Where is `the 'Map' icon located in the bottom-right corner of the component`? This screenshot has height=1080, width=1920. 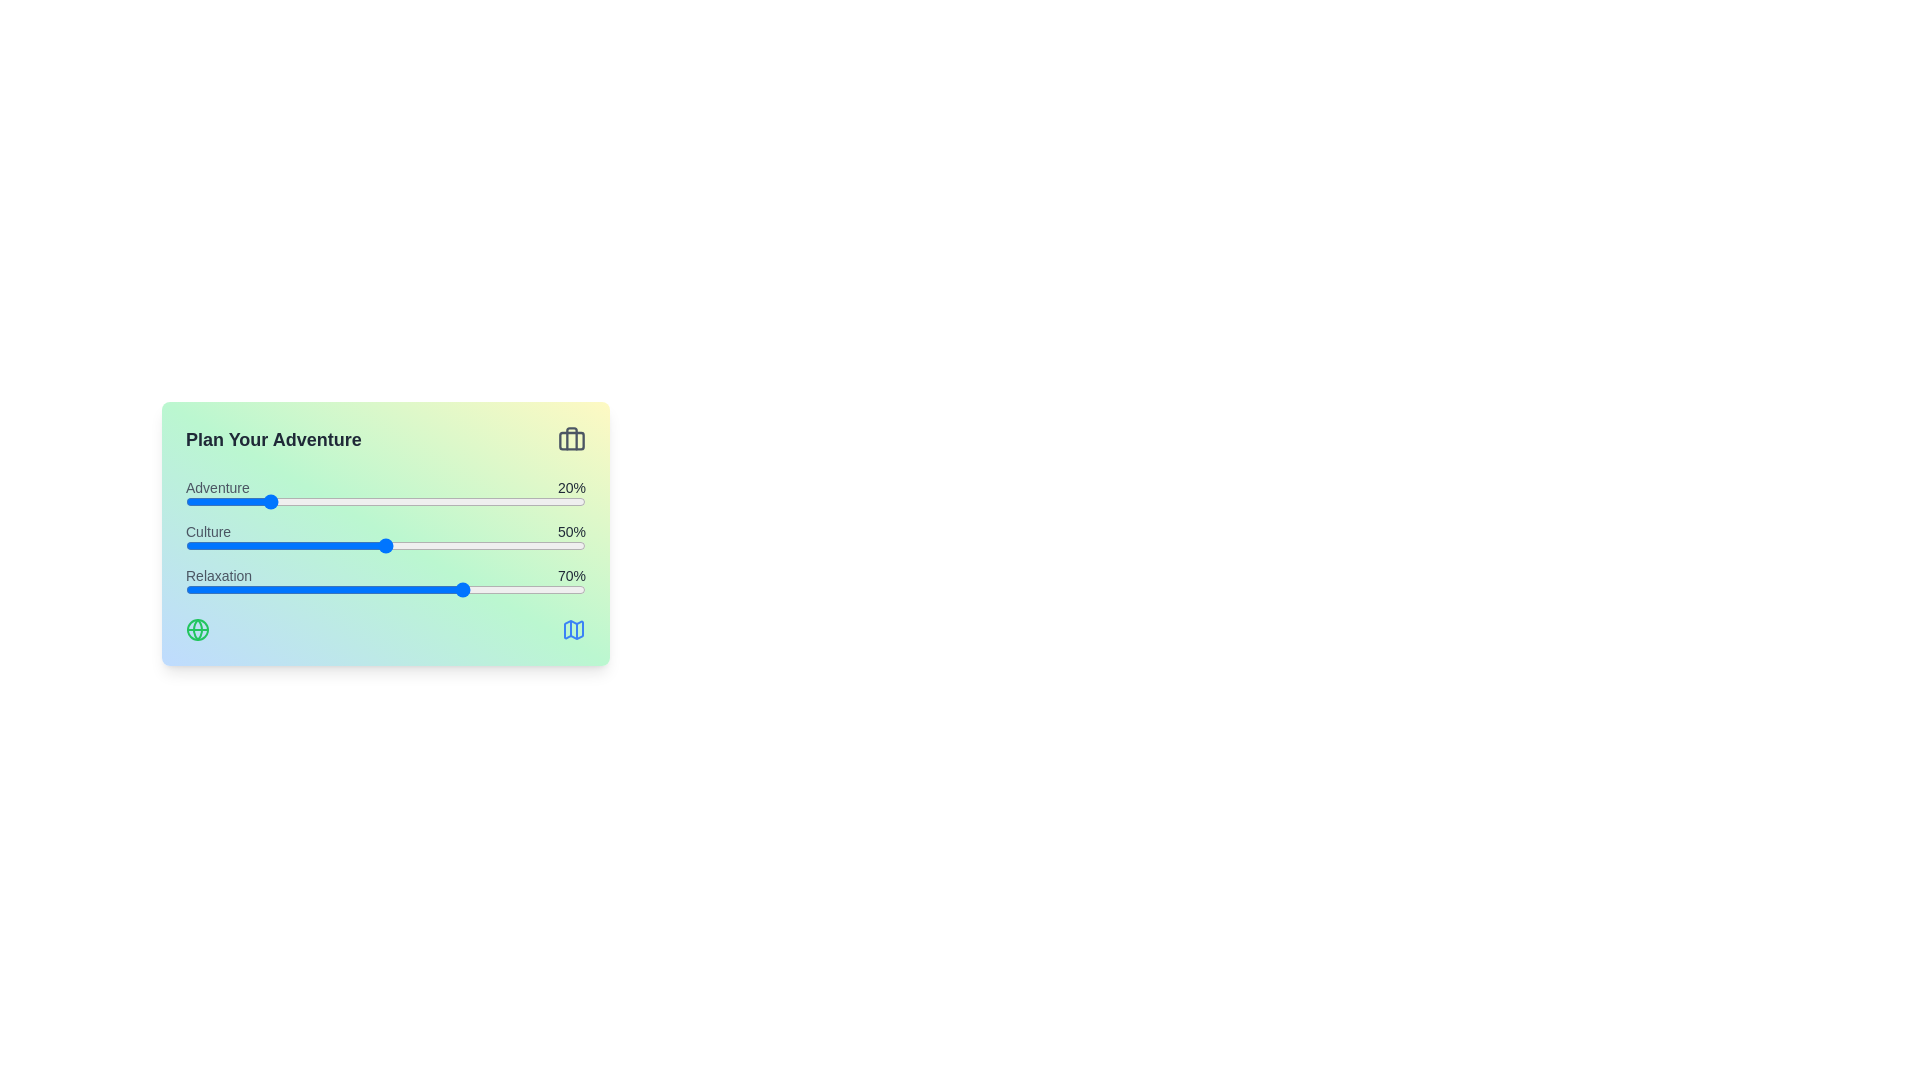 the 'Map' icon located in the bottom-right corner of the component is located at coordinates (573, 628).